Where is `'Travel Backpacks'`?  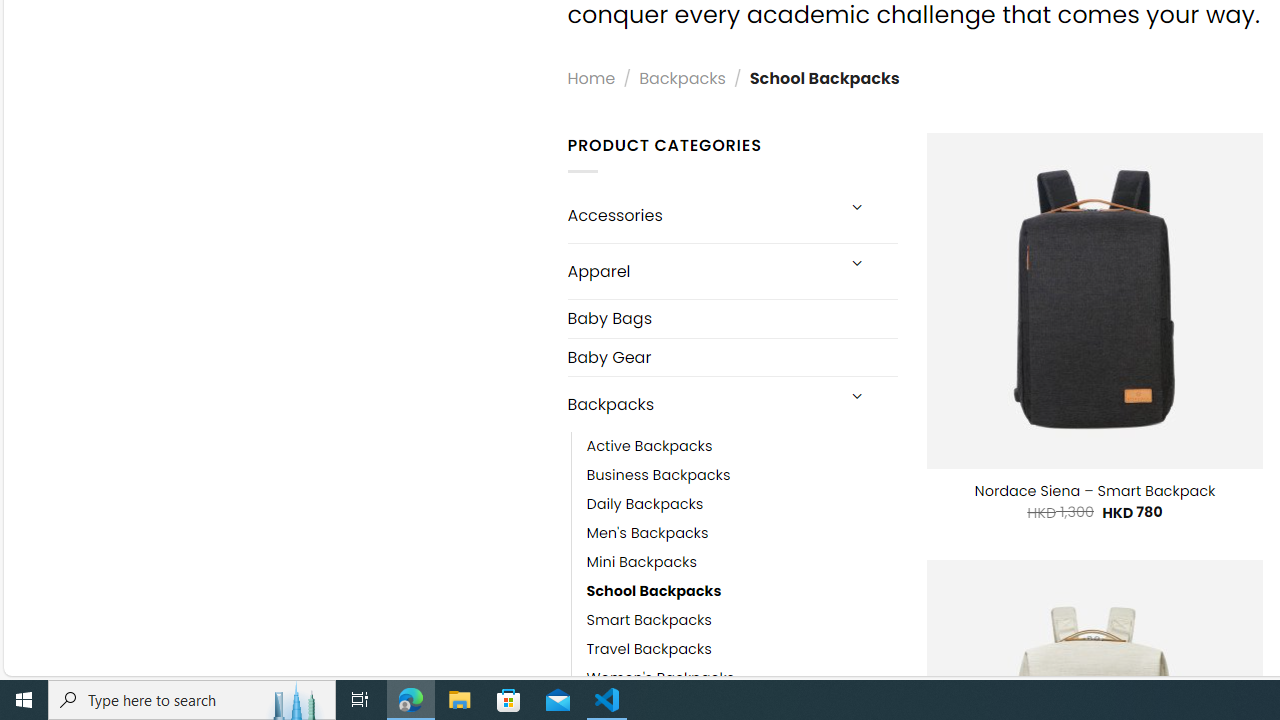
'Travel Backpacks' is located at coordinates (648, 650).